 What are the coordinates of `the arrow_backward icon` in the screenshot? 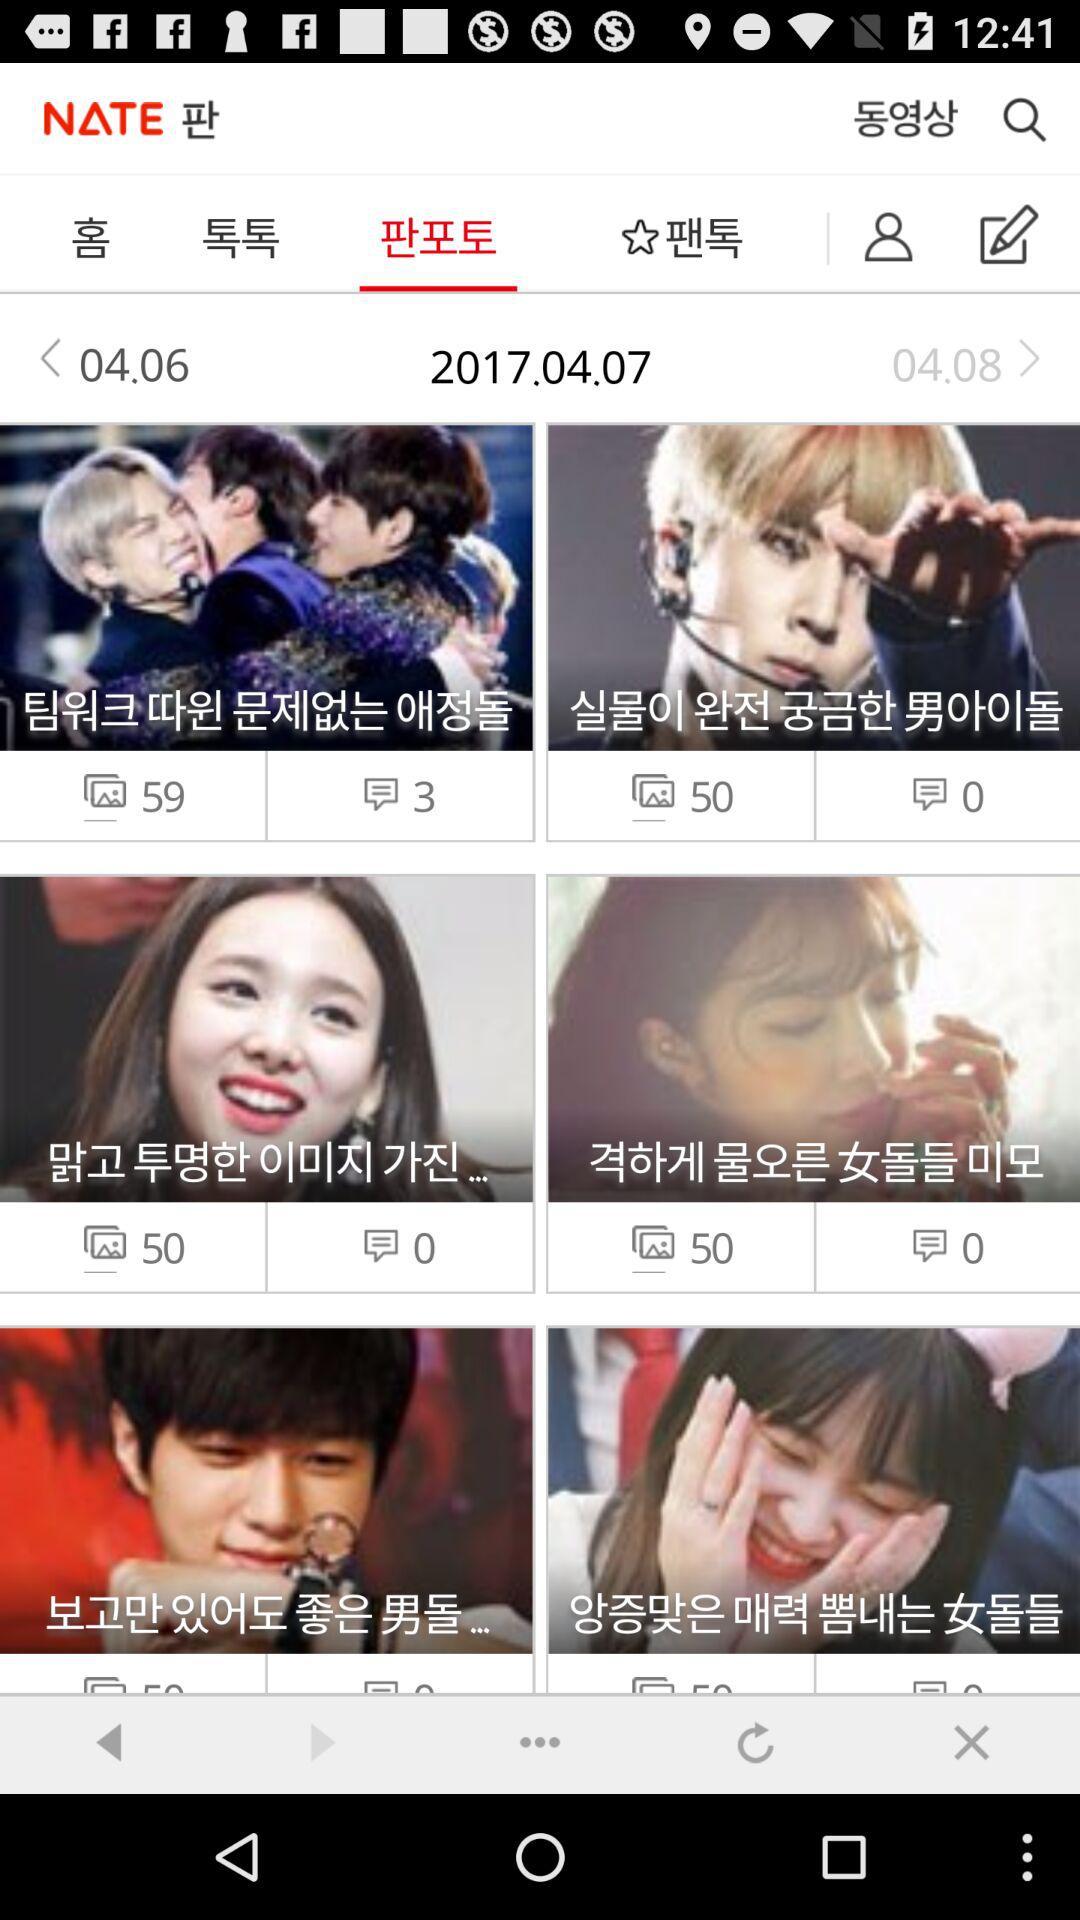 It's located at (108, 1863).